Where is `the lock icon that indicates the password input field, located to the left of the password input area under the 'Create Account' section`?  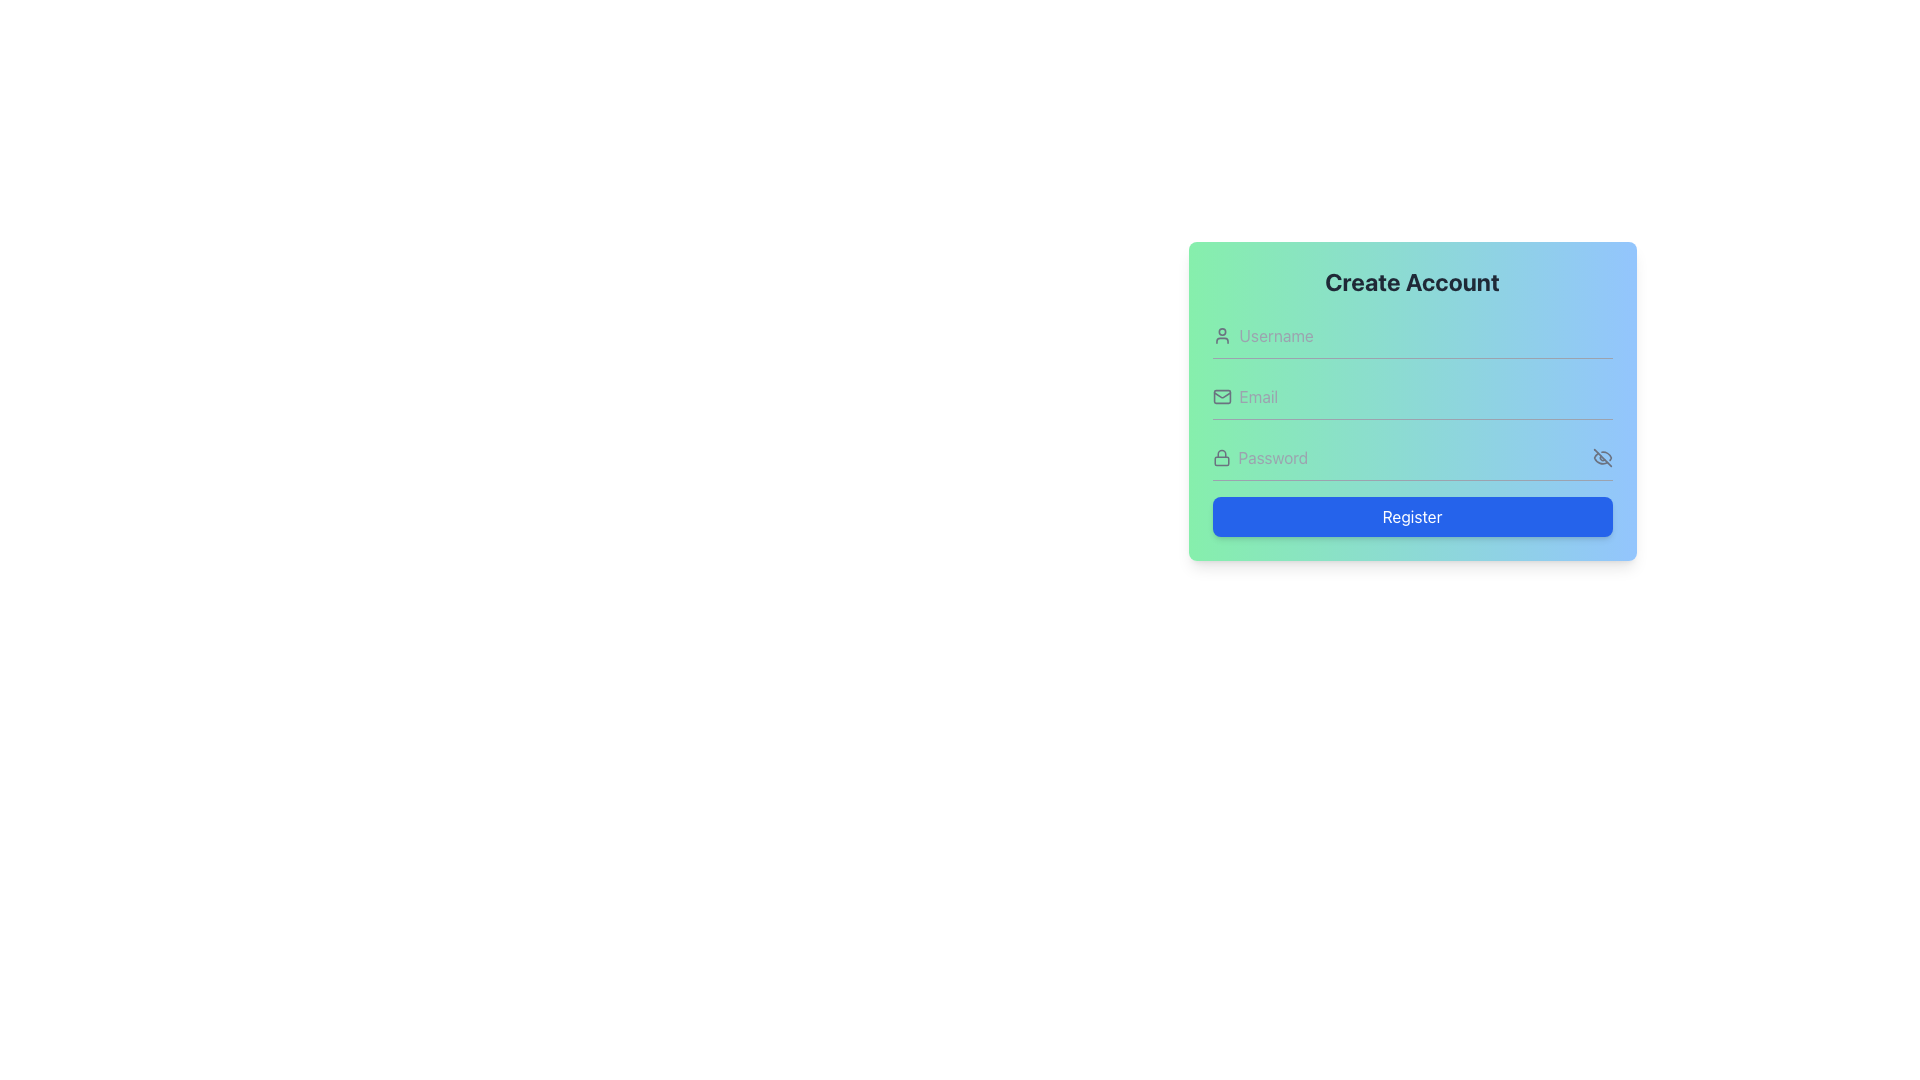 the lock icon that indicates the password input field, located to the left of the password input area under the 'Create Account' section is located at coordinates (1220, 458).